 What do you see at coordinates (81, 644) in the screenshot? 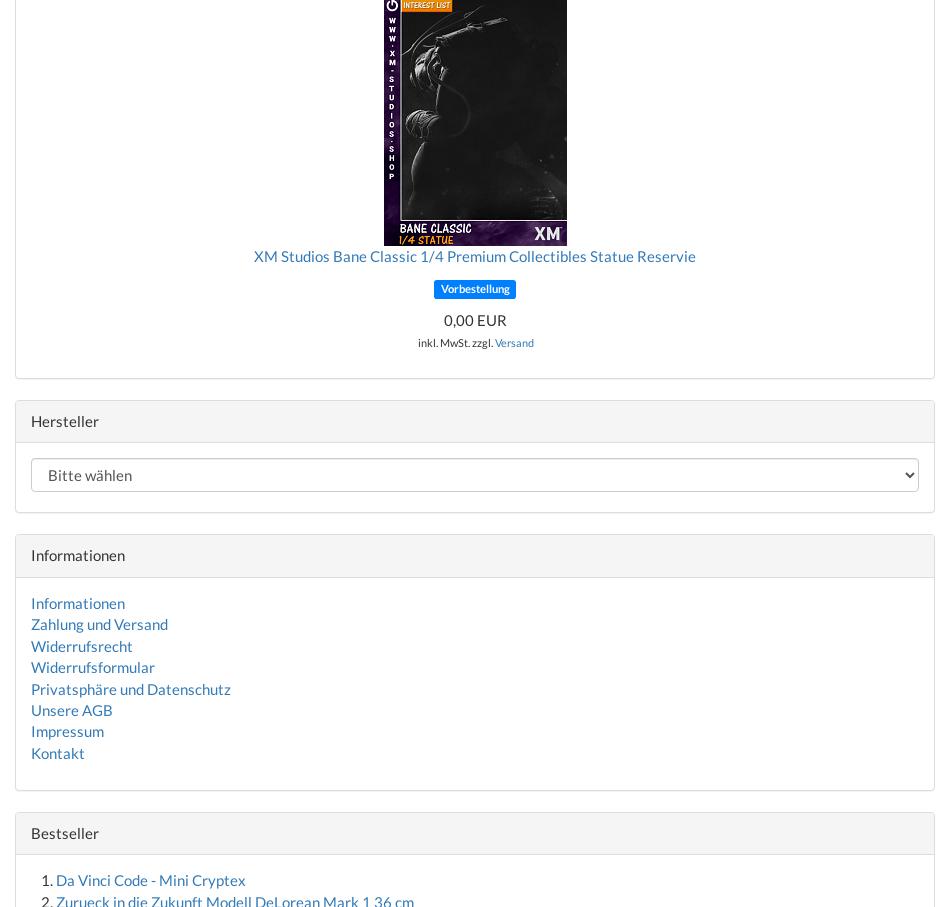
I see `'Widerrufsrecht'` at bounding box center [81, 644].